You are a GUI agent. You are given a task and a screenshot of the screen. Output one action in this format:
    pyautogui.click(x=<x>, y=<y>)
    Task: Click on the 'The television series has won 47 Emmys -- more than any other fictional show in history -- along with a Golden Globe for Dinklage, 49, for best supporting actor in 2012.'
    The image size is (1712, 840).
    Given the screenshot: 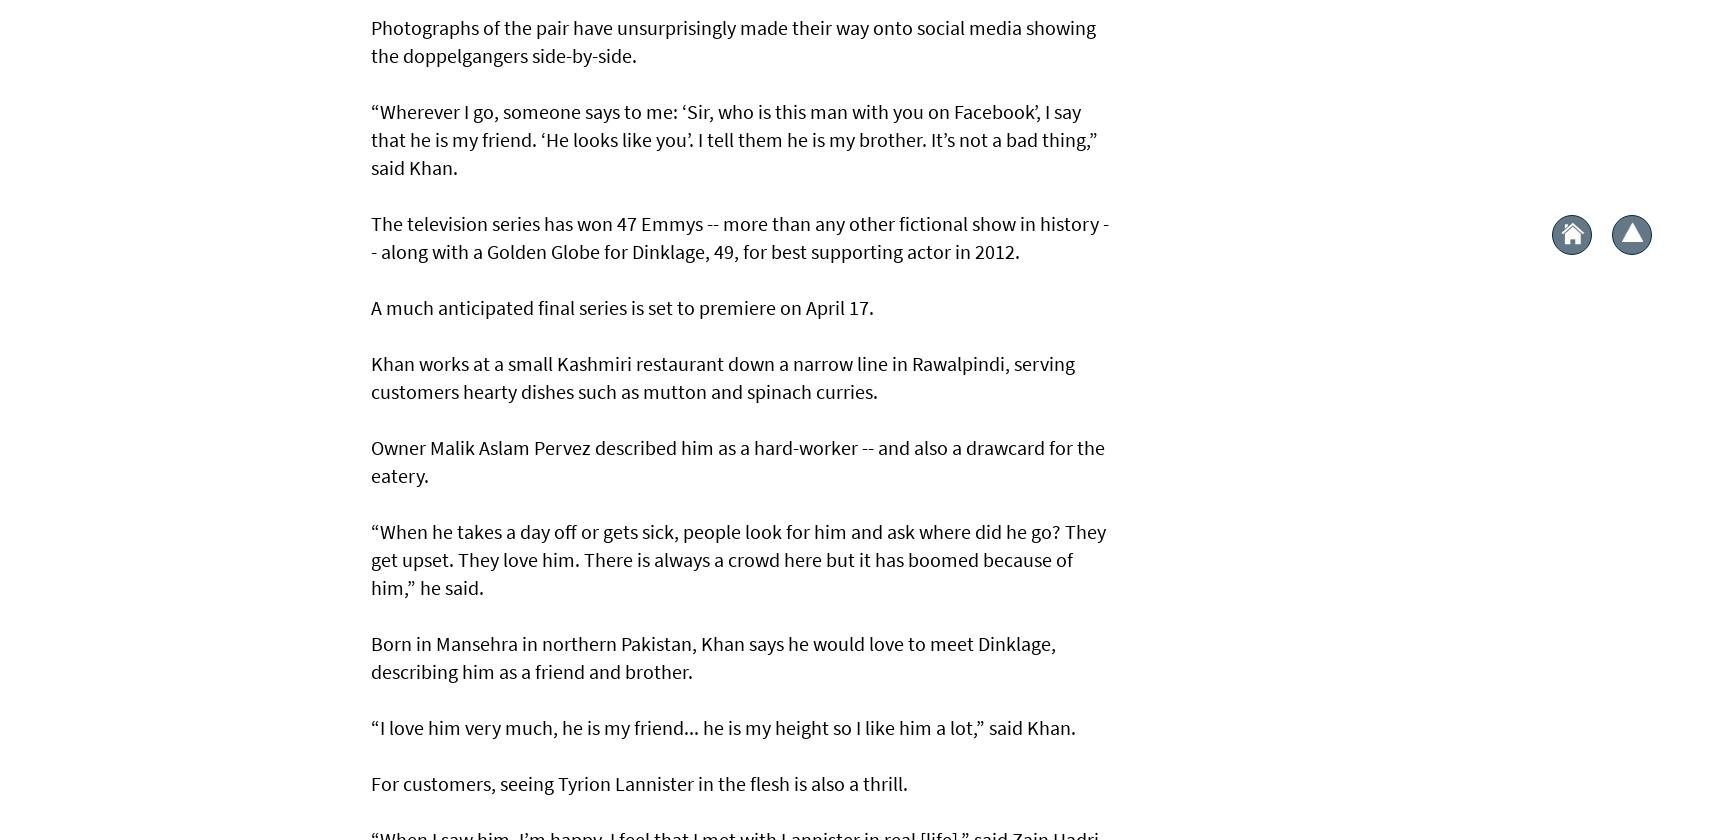 What is the action you would take?
    pyautogui.click(x=739, y=236)
    